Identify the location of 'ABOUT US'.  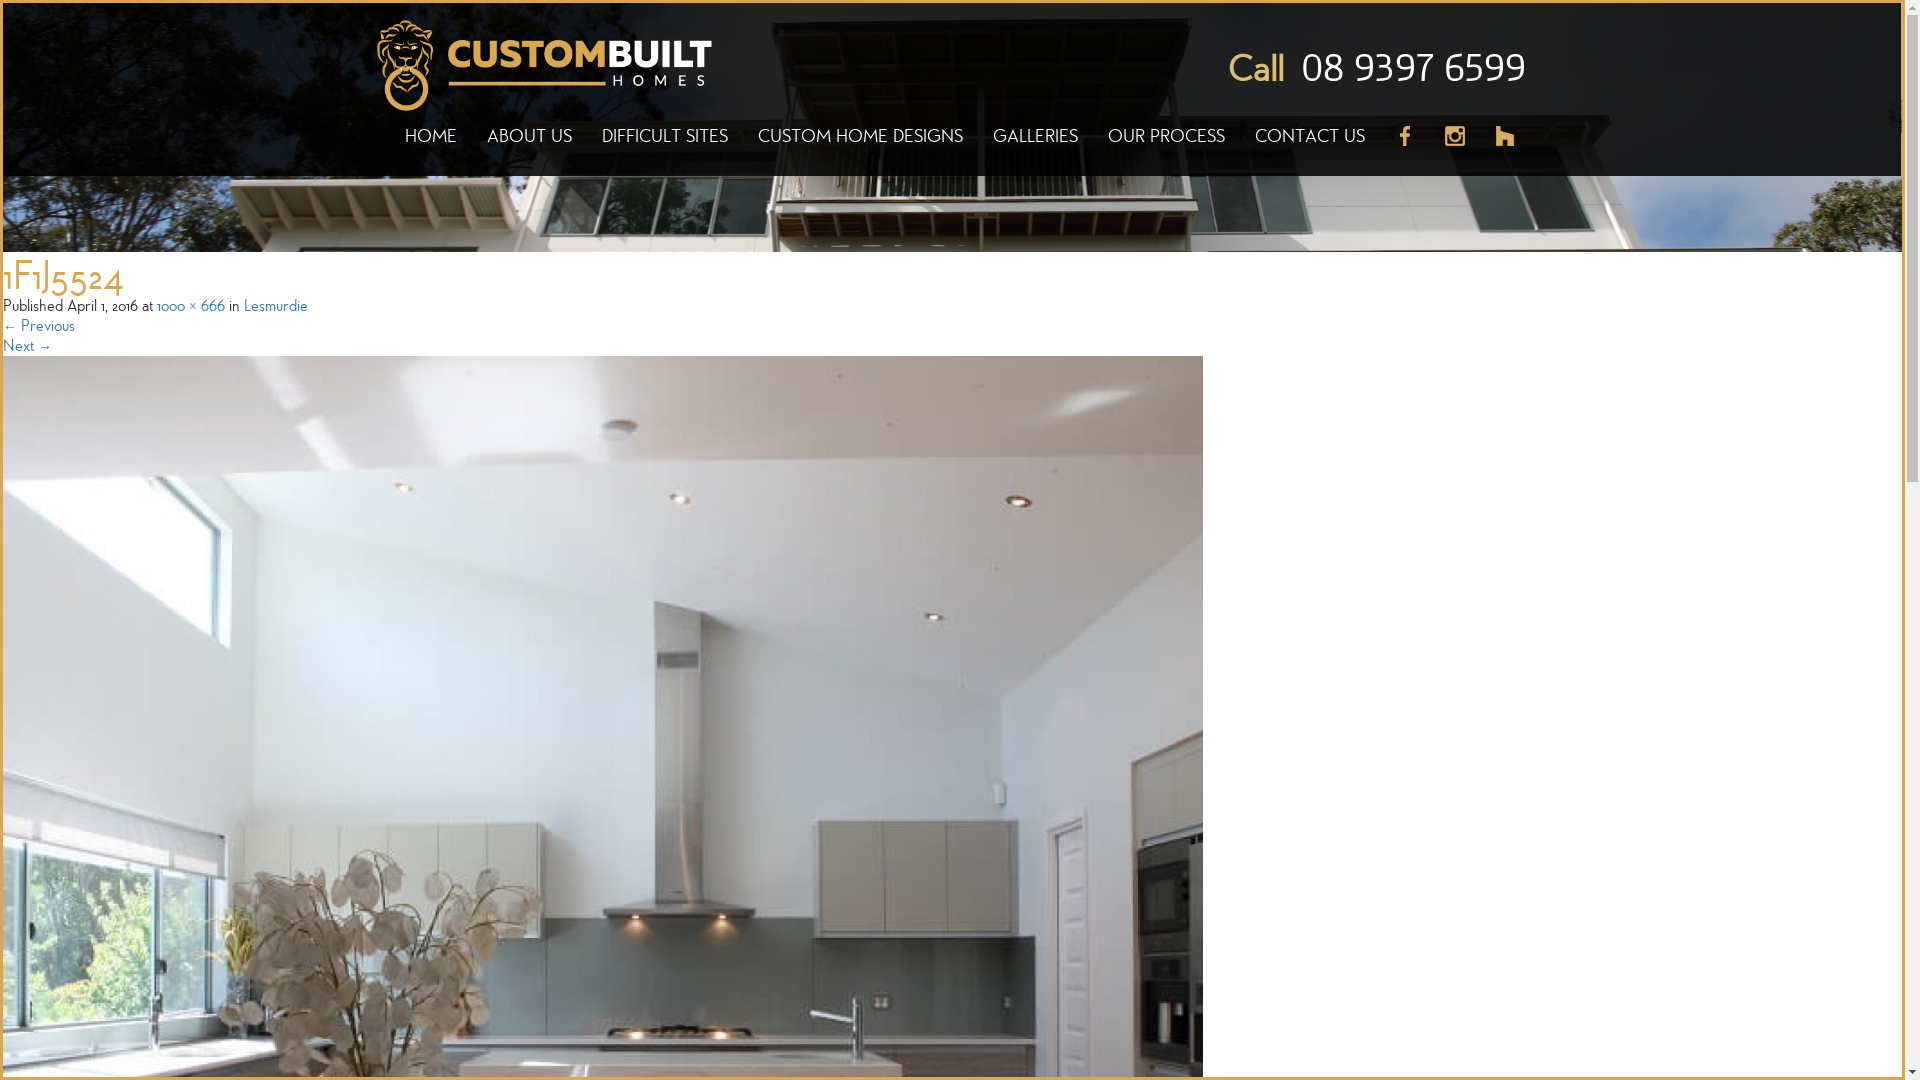
(470, 146).